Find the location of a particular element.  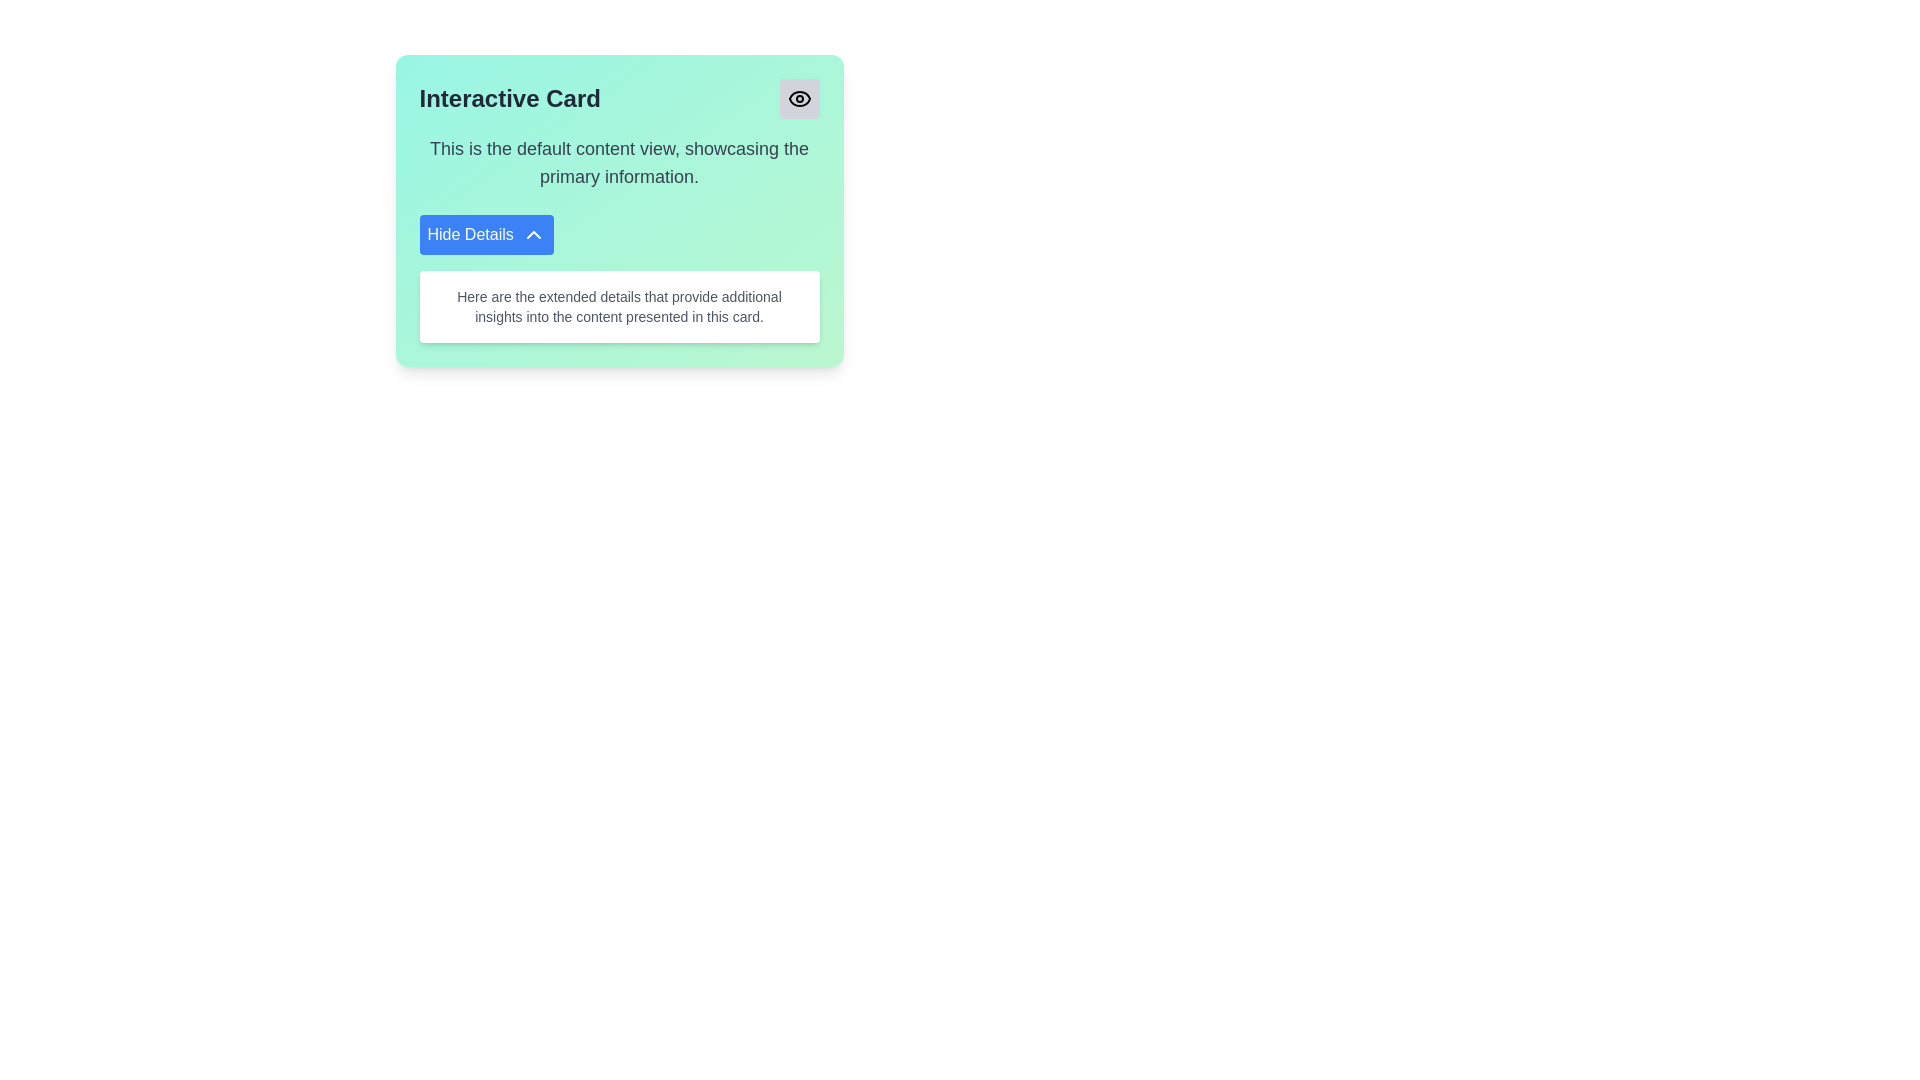

the rectangular button with a gray background and an eye icon, located in the upper-right corner of the 'Interactive Card' is located at coordinates (798, 99).